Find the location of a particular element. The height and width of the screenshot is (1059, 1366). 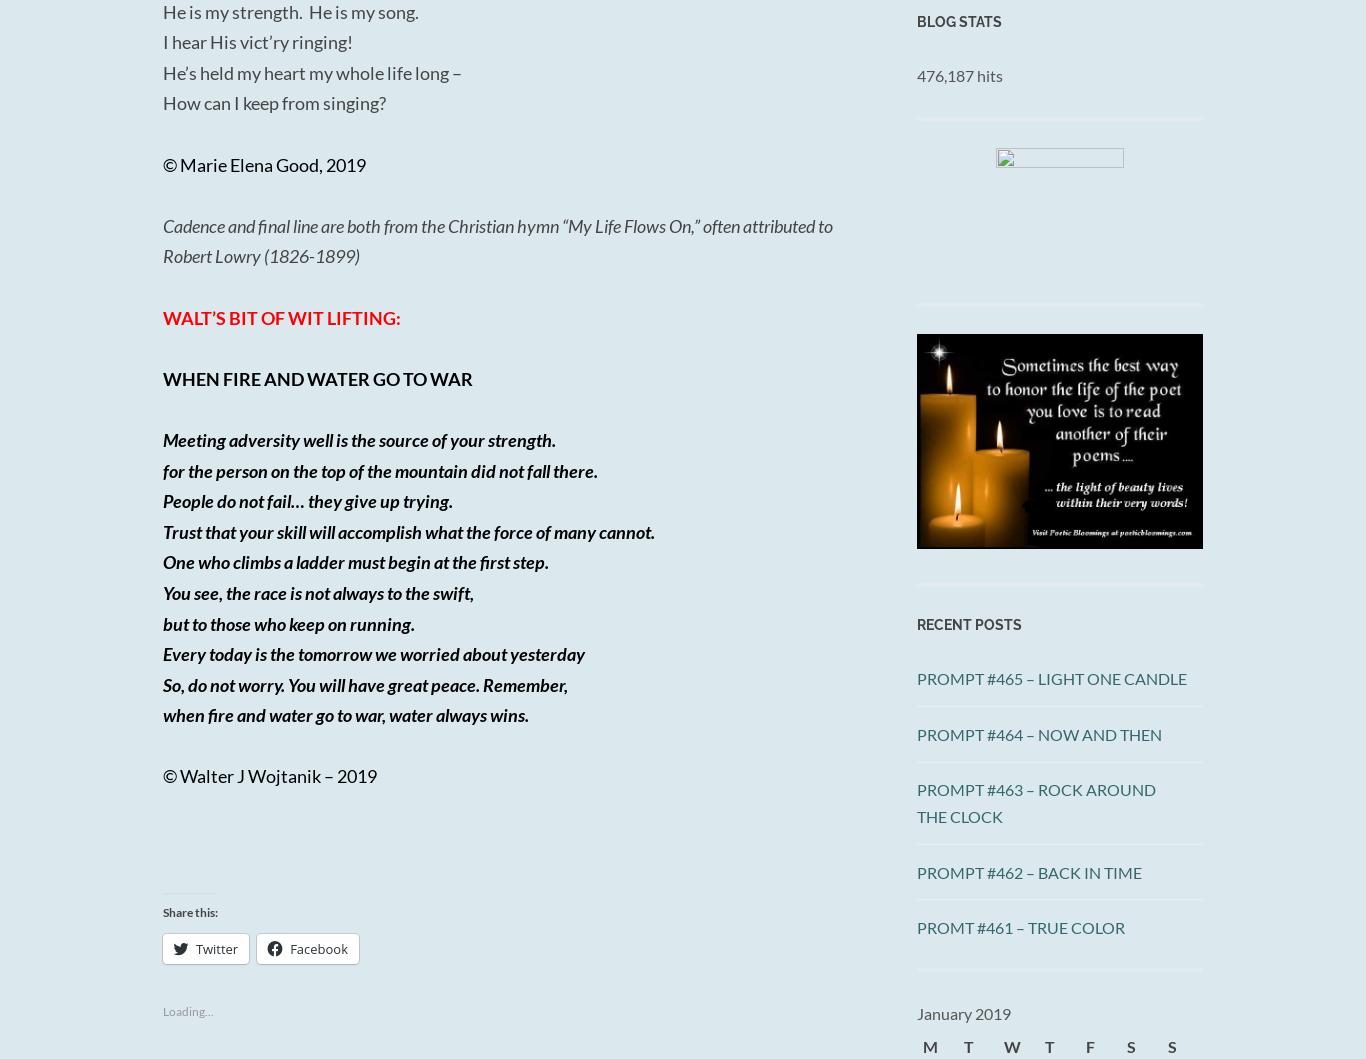

'Trust that your skill will accomplish what the force of many cannot.' is located at coordinates (407, 530).